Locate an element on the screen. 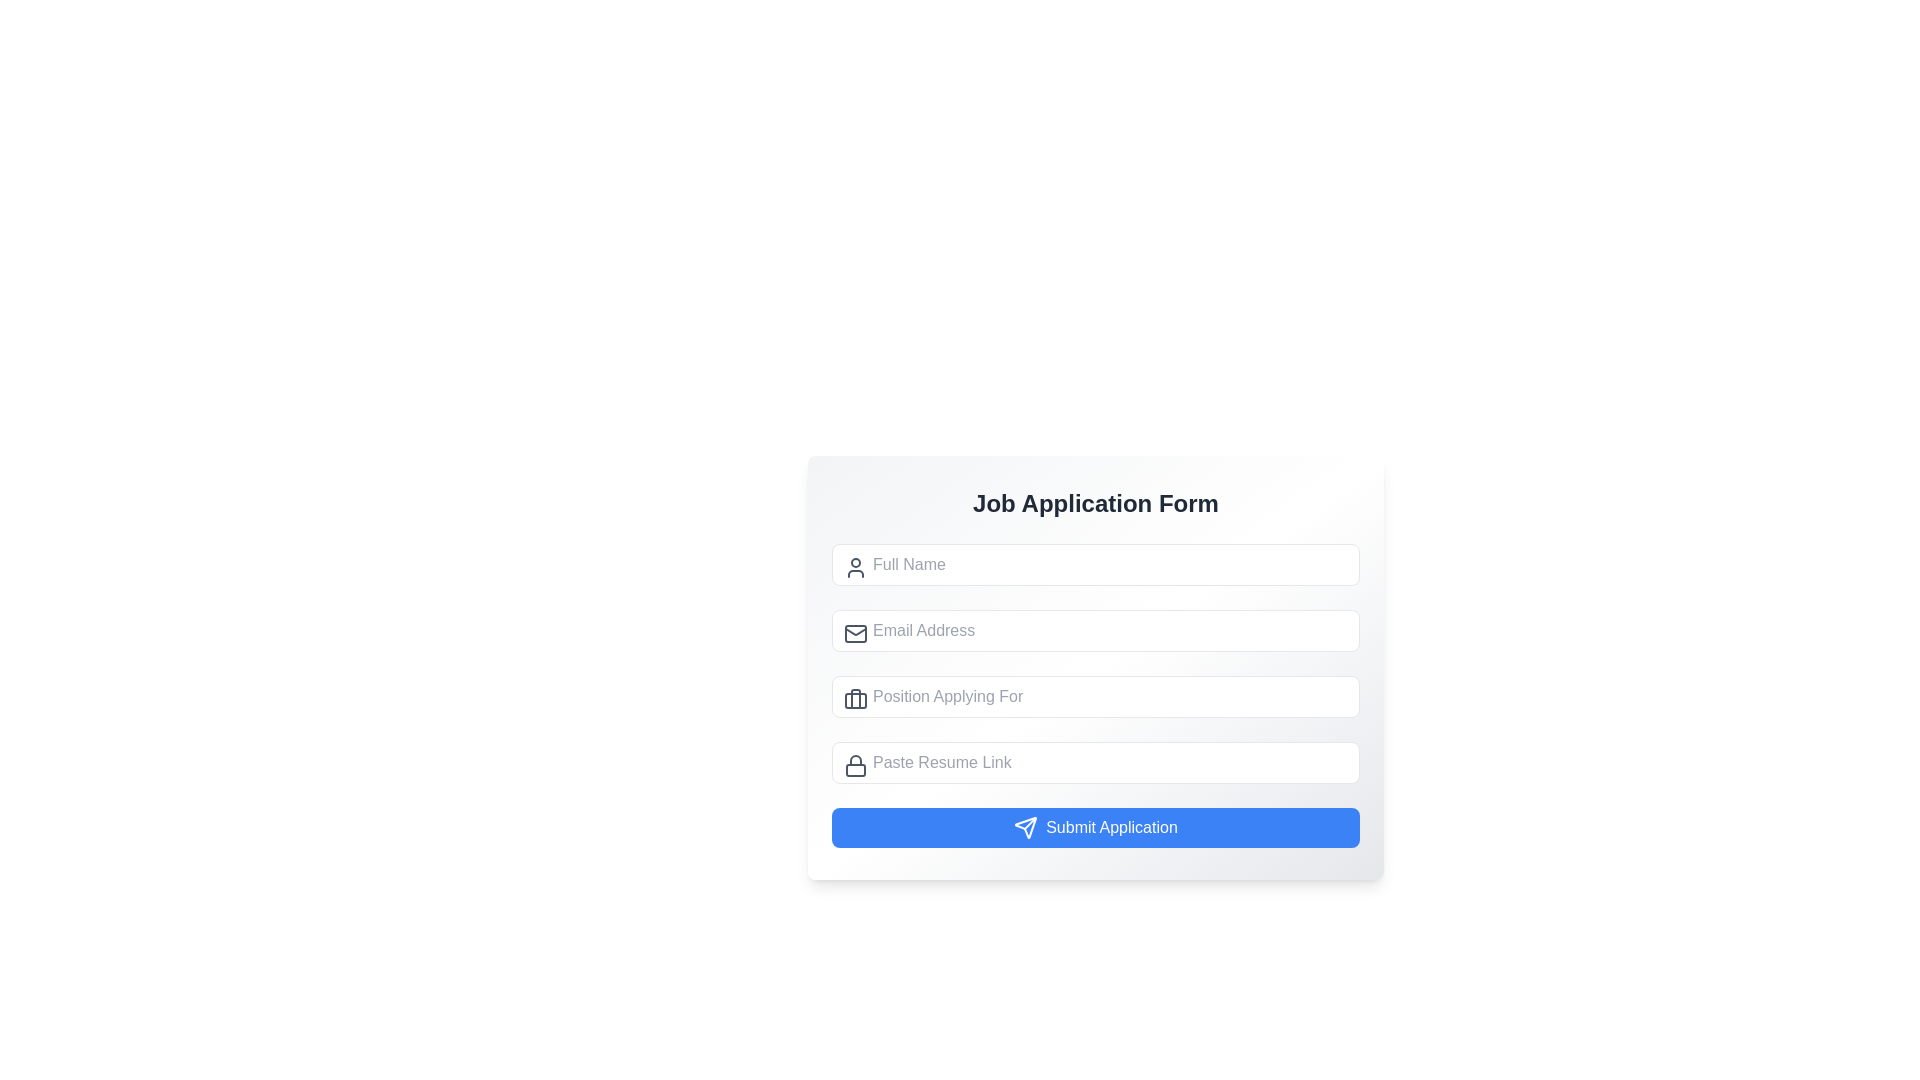 This screenshot has width=1920, height=1080. the purpose of the form is located at coordinates (1094, 503).